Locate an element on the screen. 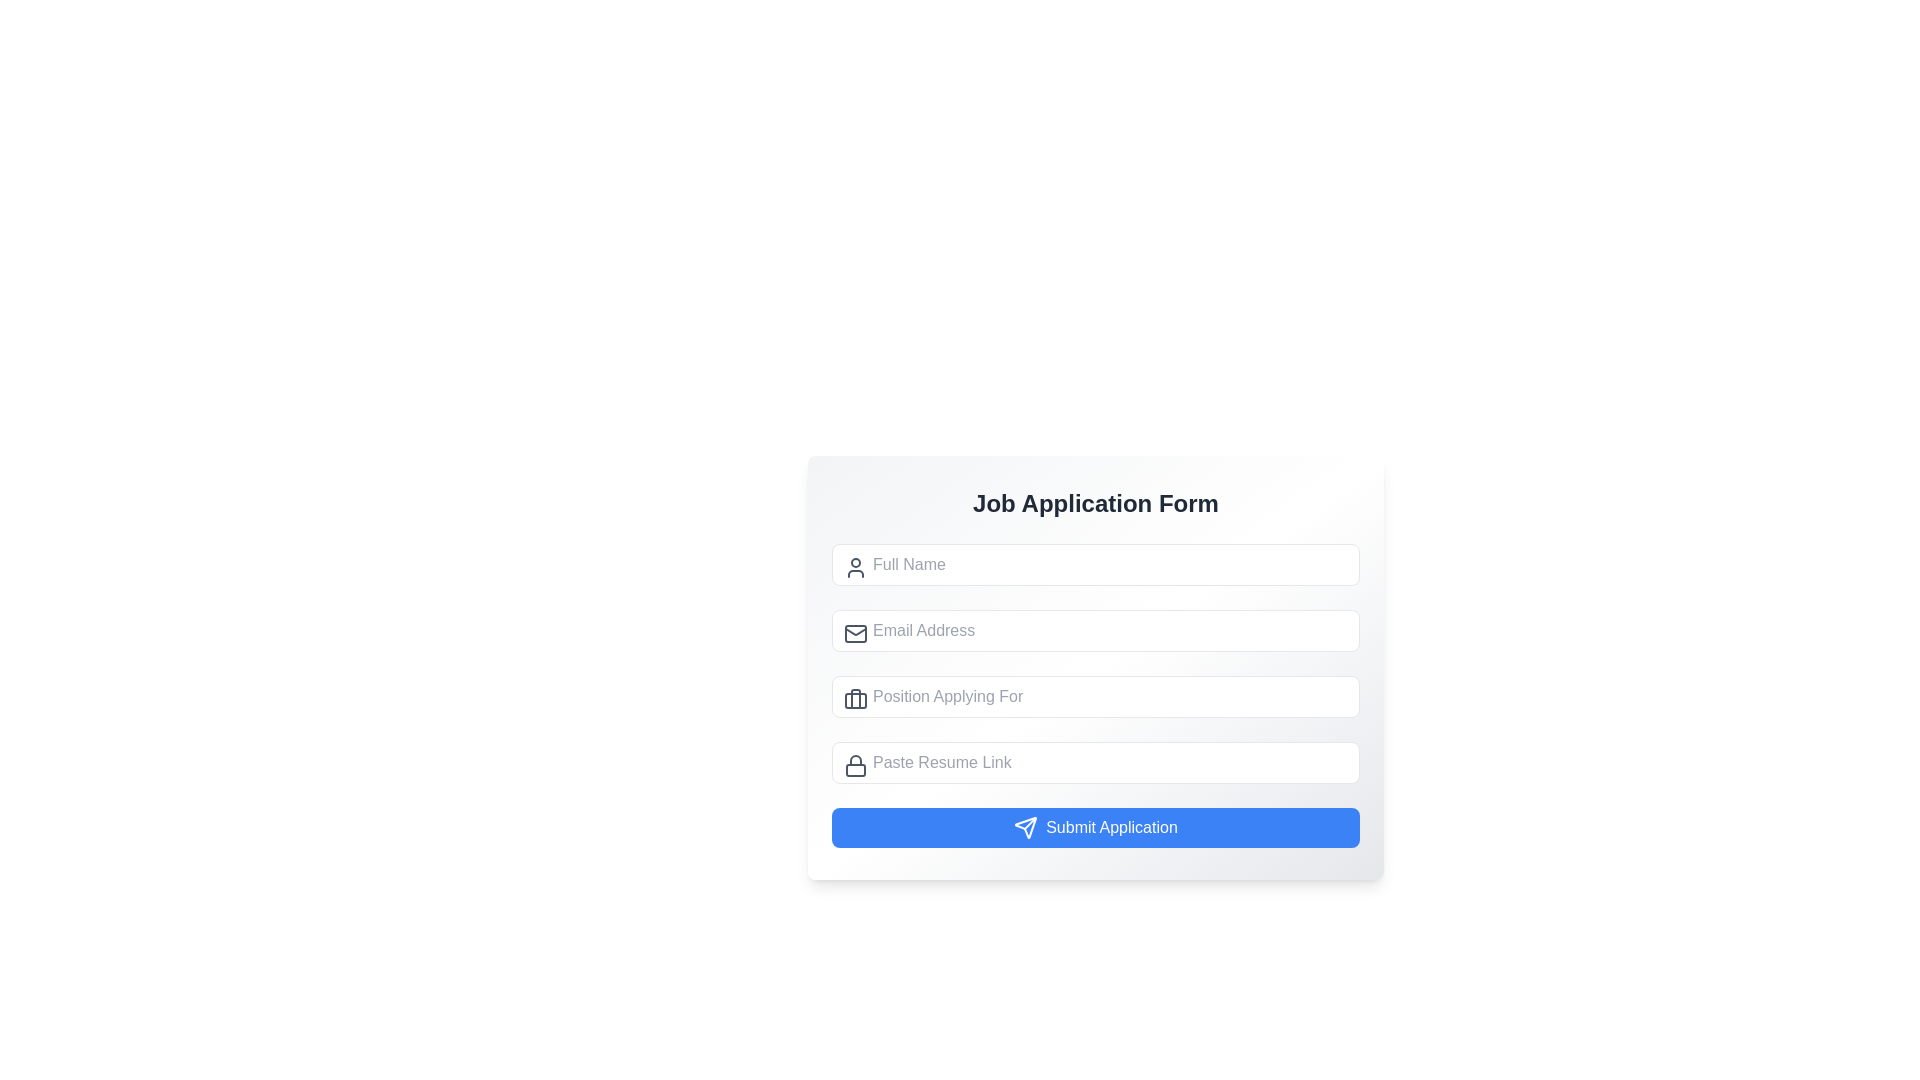 This screenshot has width=1920, height=1080. the purpose of the form is located at coordinates (1094, 503).